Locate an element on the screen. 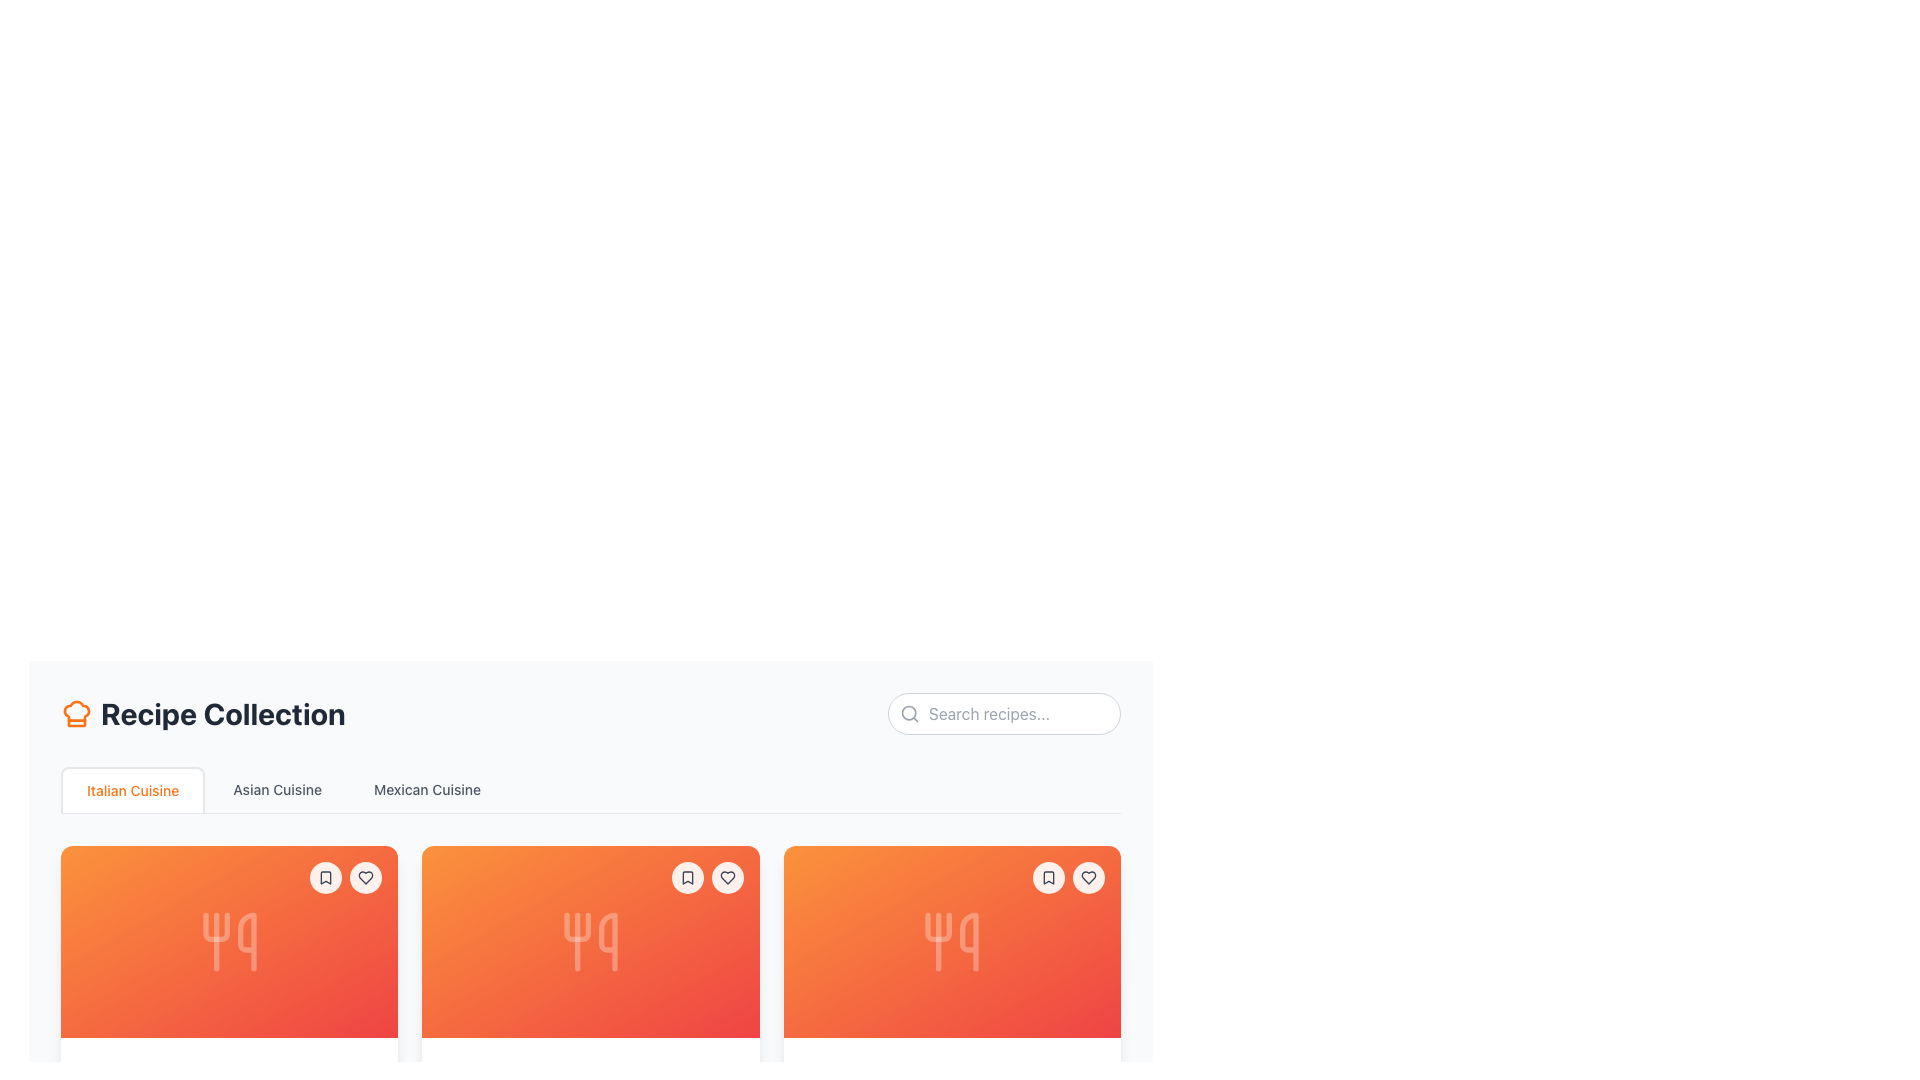  the heart icon button located in the top-right corner of the orange recipe card to potentially reveal additional options is located at coordinates (726, 877).